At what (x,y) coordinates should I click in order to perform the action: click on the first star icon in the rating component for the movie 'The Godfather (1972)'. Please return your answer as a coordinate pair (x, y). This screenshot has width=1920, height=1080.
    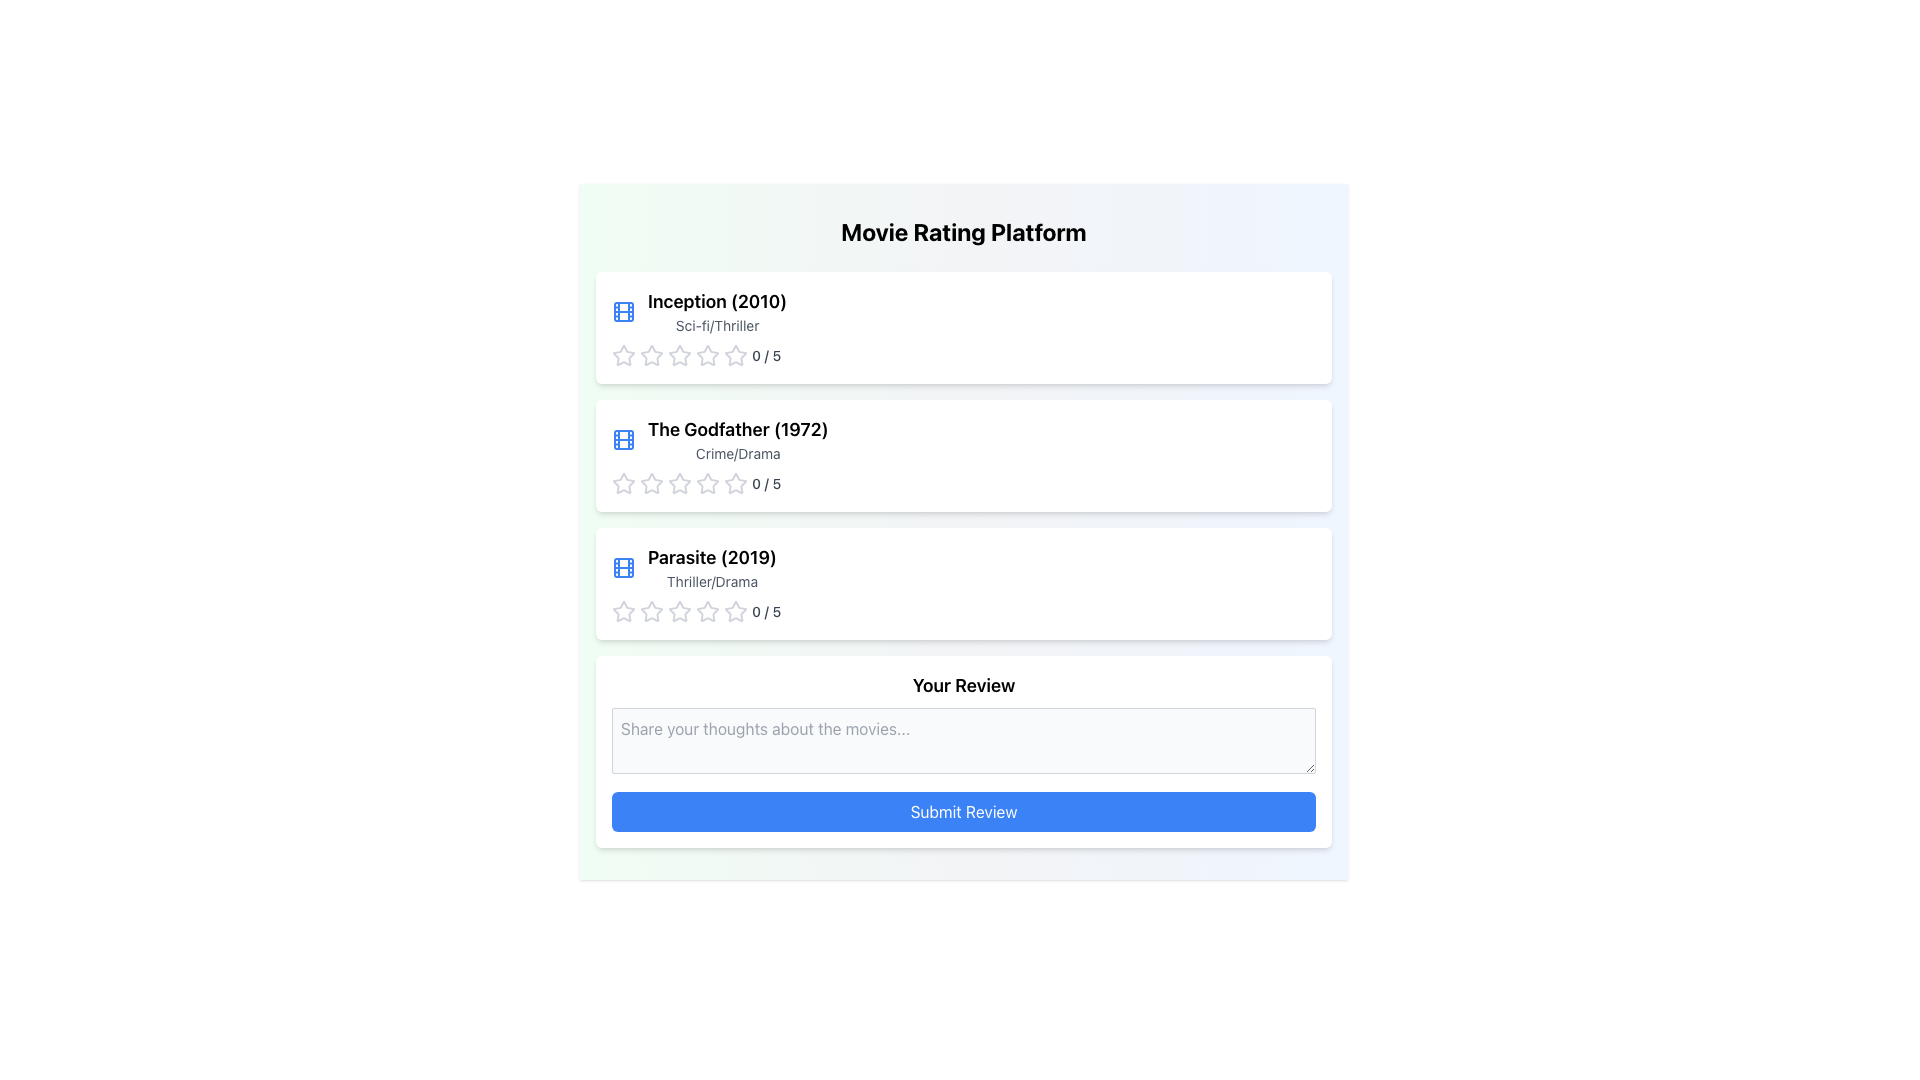
    Looking at the image, I should click on (680, 483).